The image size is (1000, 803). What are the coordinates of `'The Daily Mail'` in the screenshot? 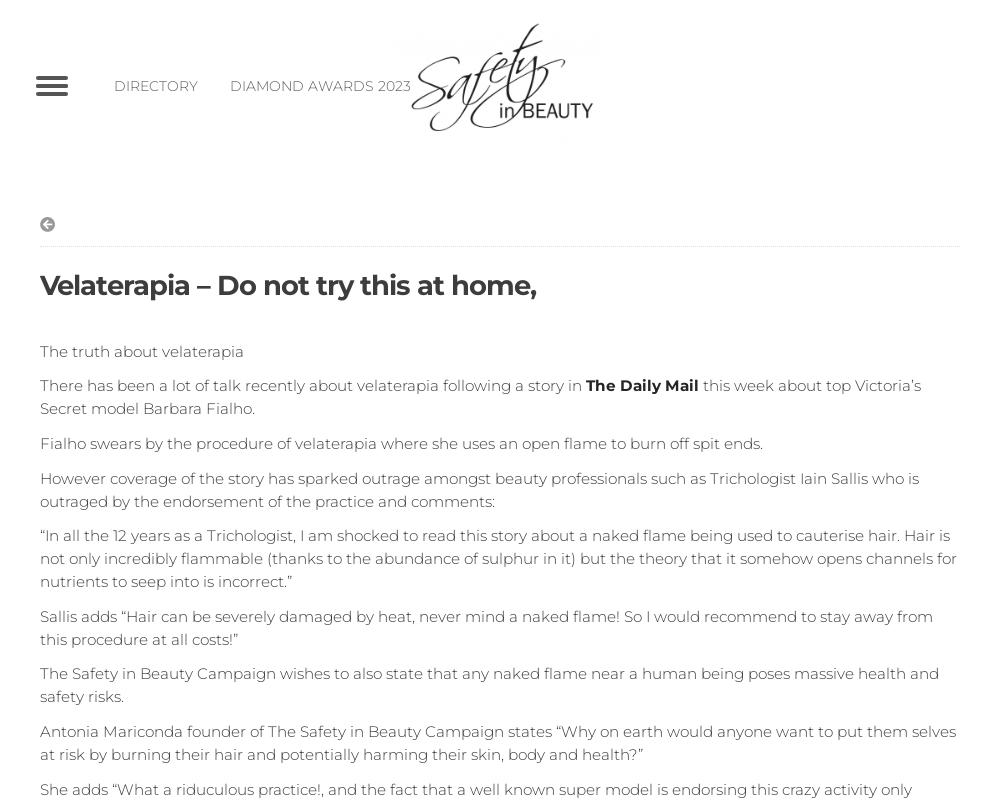 It's located at (642, 385).